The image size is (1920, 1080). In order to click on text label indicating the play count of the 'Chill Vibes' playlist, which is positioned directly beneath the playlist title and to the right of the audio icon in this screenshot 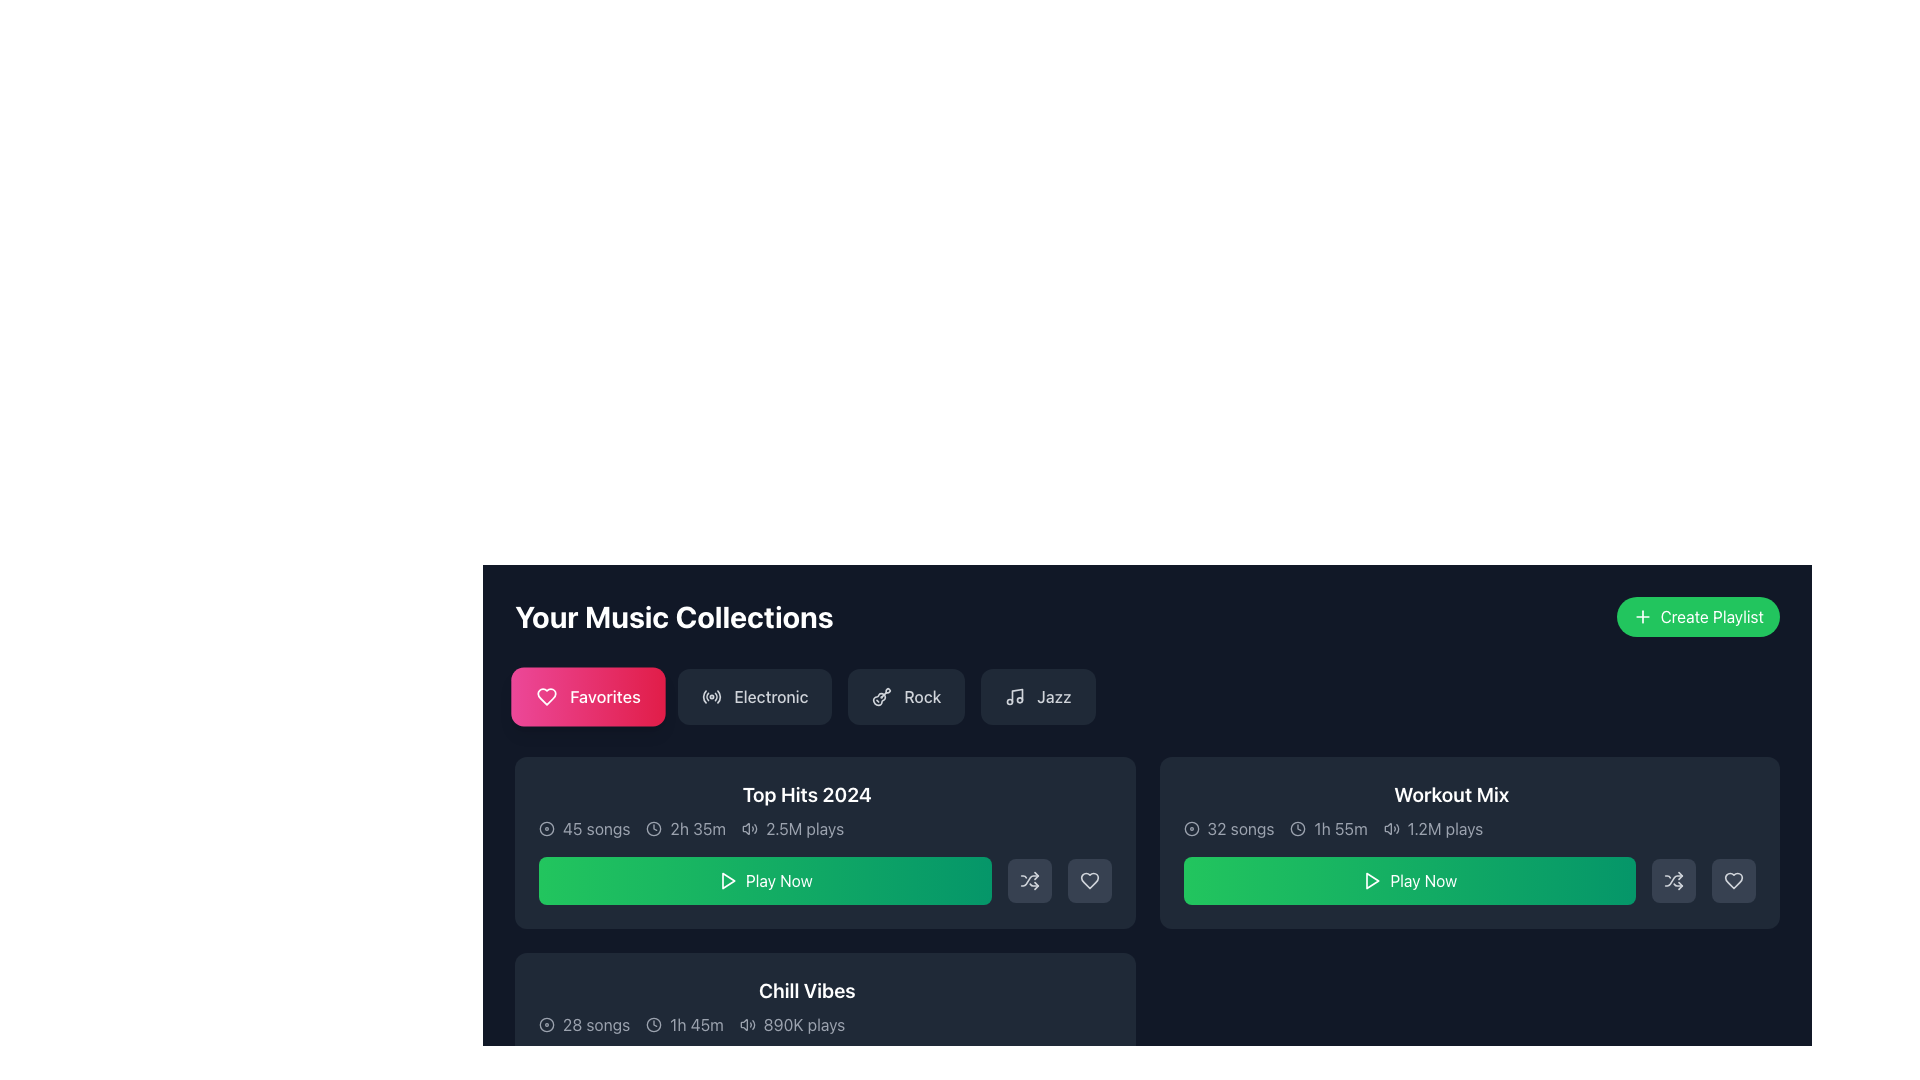, I will do `click(804, 1025)`.